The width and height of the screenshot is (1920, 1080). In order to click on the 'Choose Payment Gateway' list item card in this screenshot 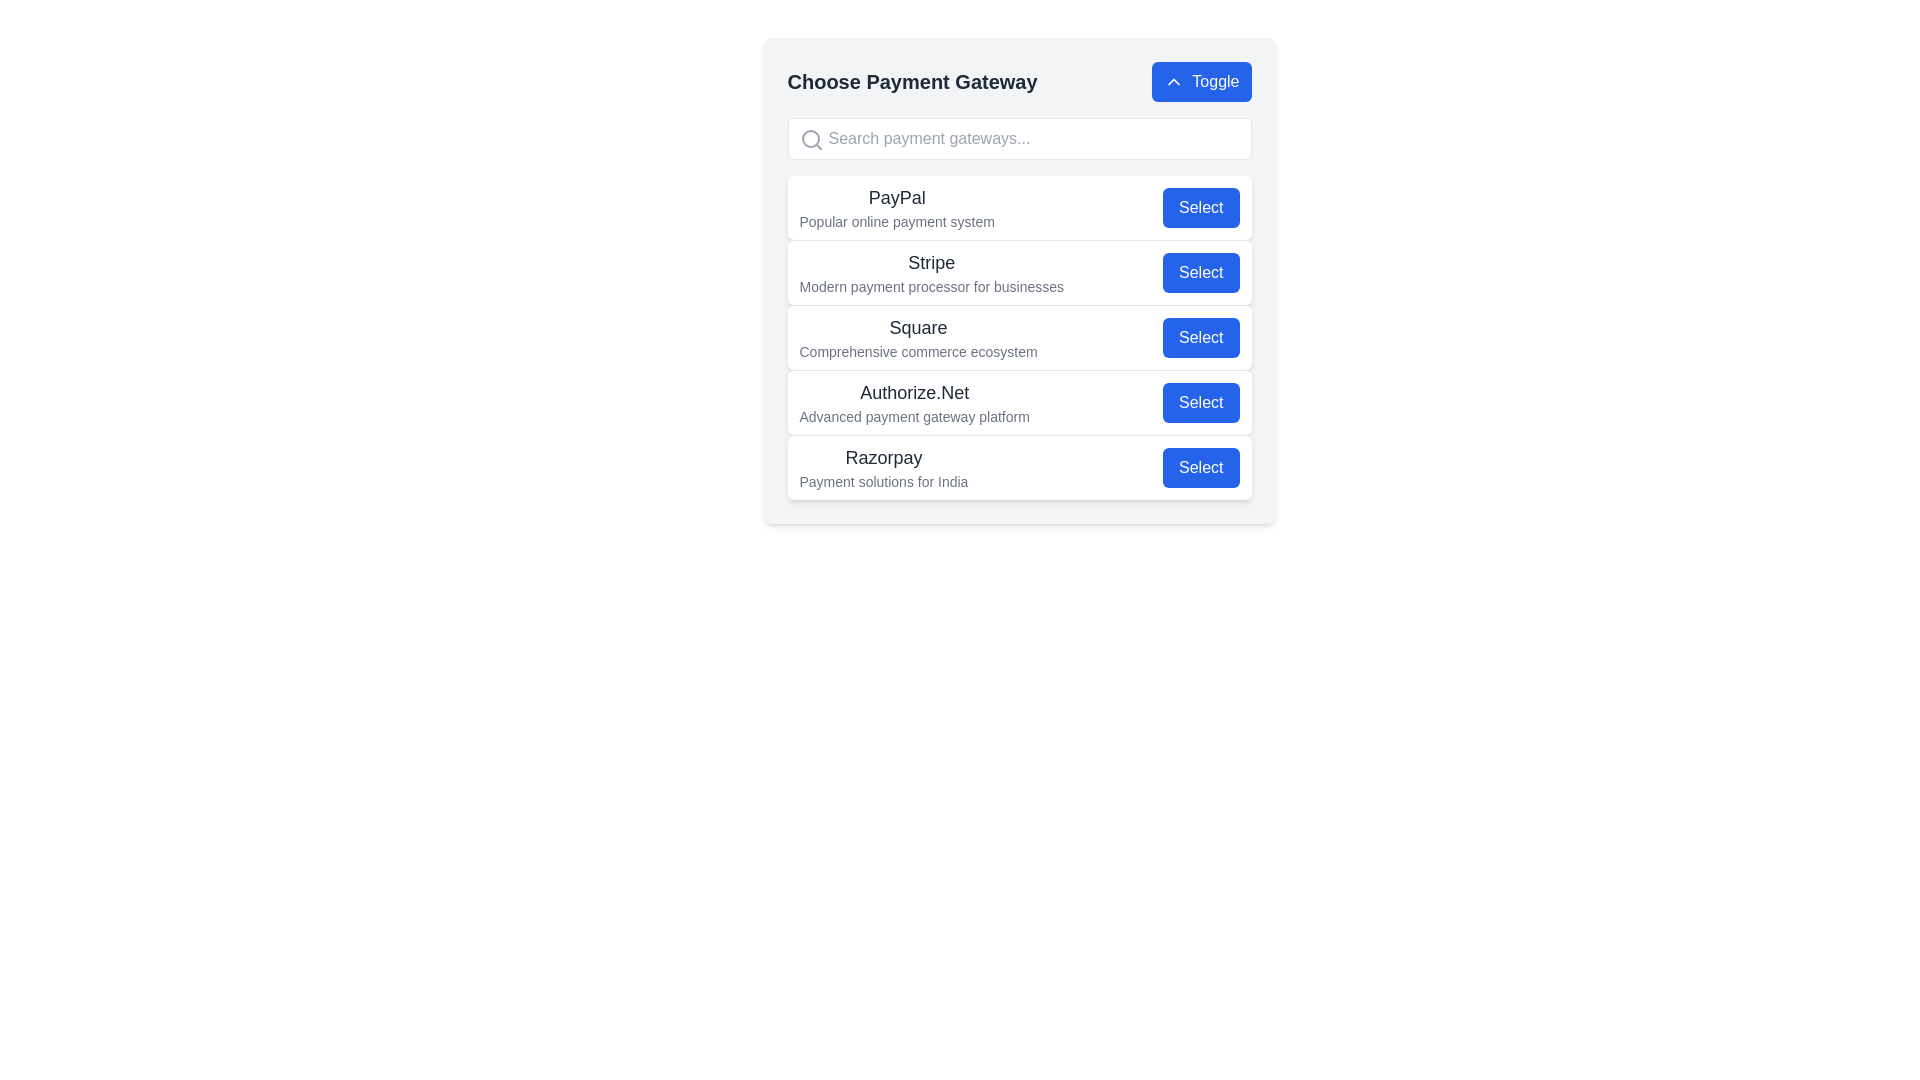, I will do `click(1019, 281)`.